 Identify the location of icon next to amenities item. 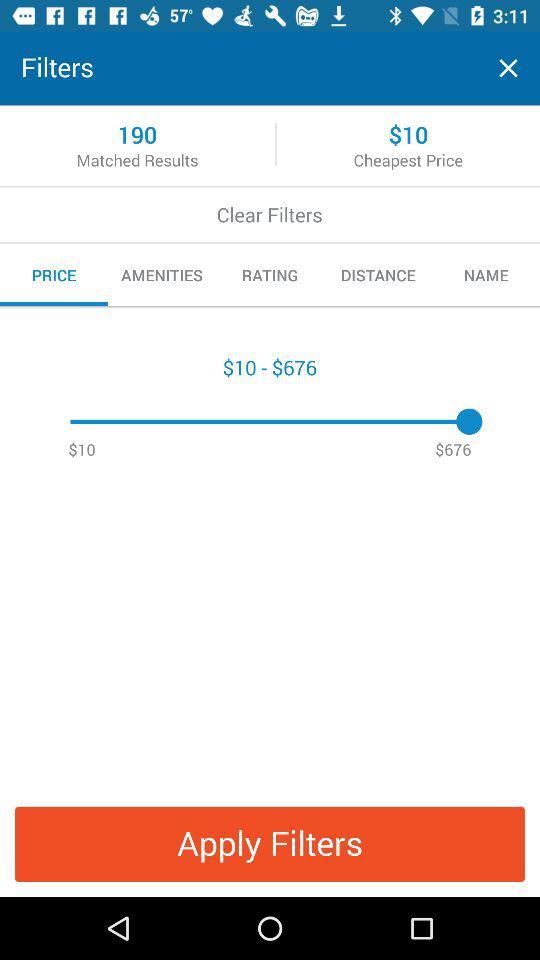
(270, 274).